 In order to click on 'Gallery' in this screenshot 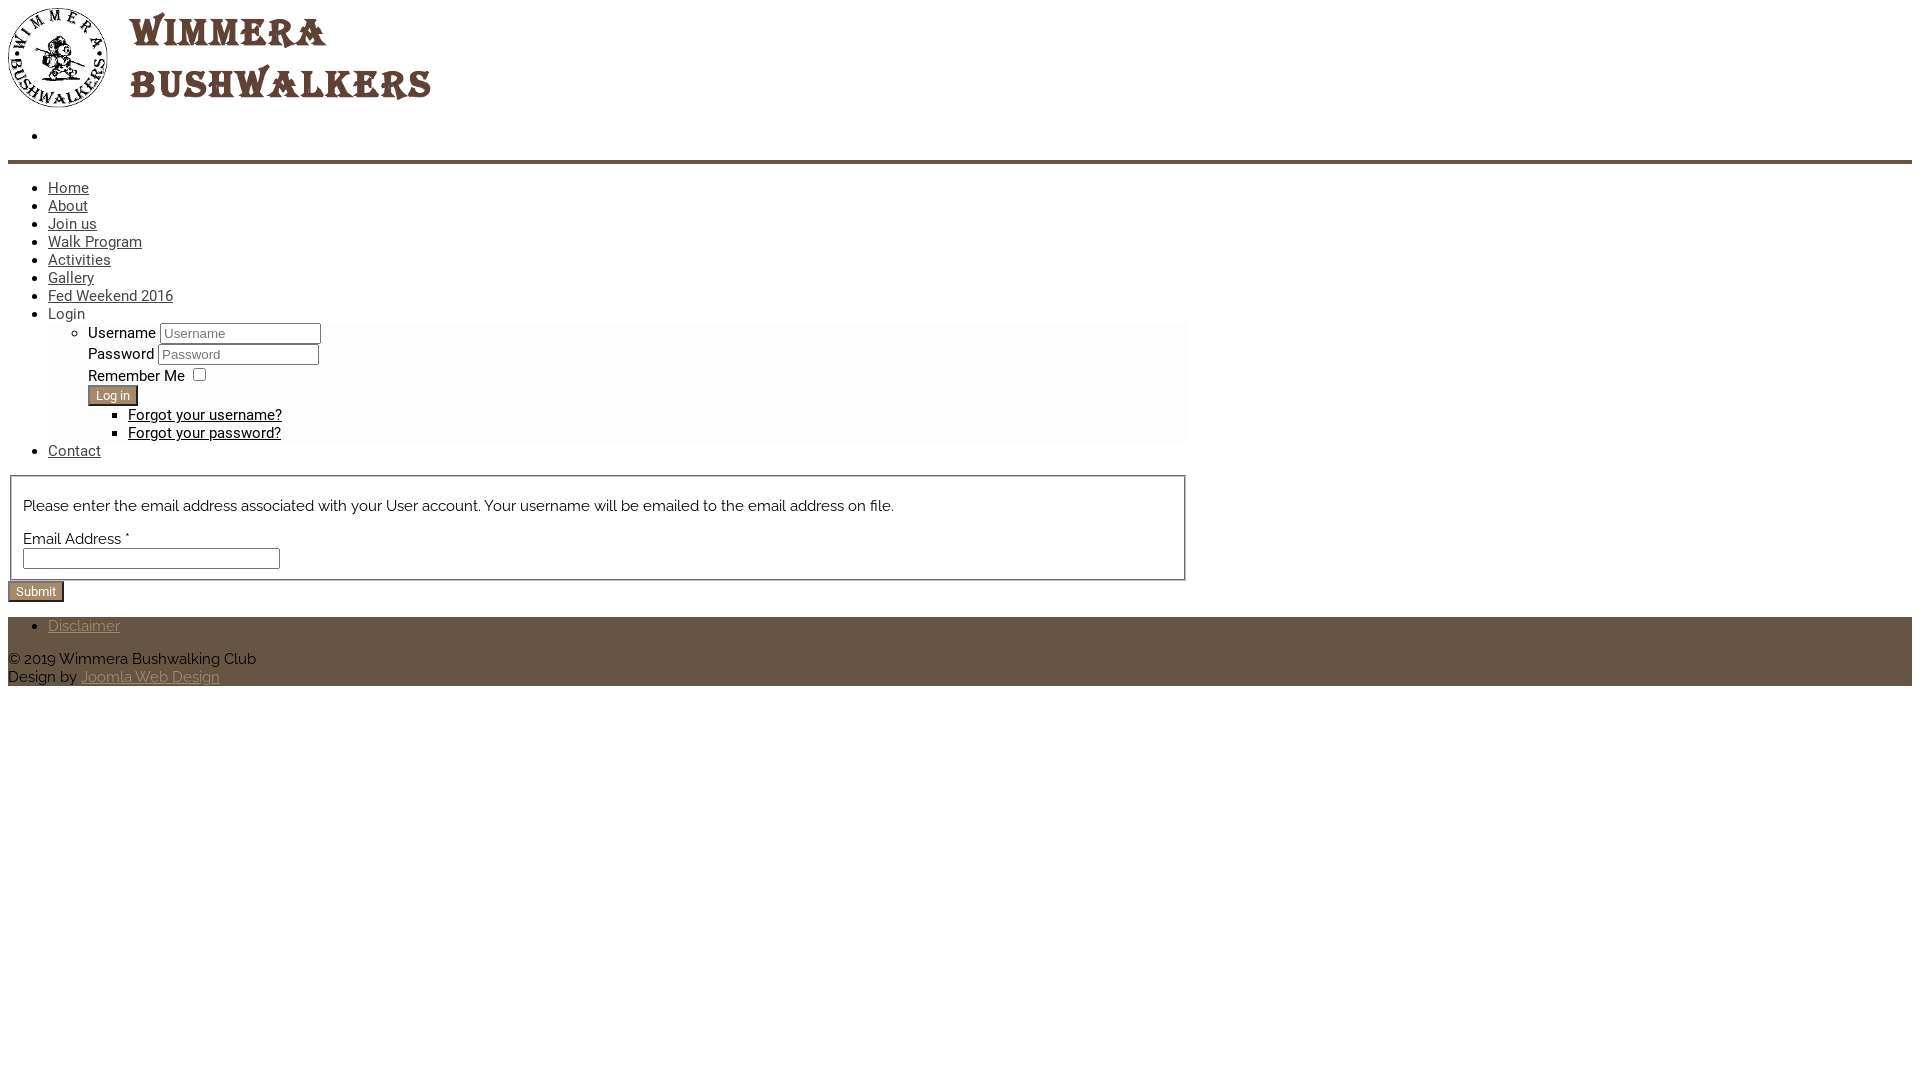, I will do `click(71, 277)`.